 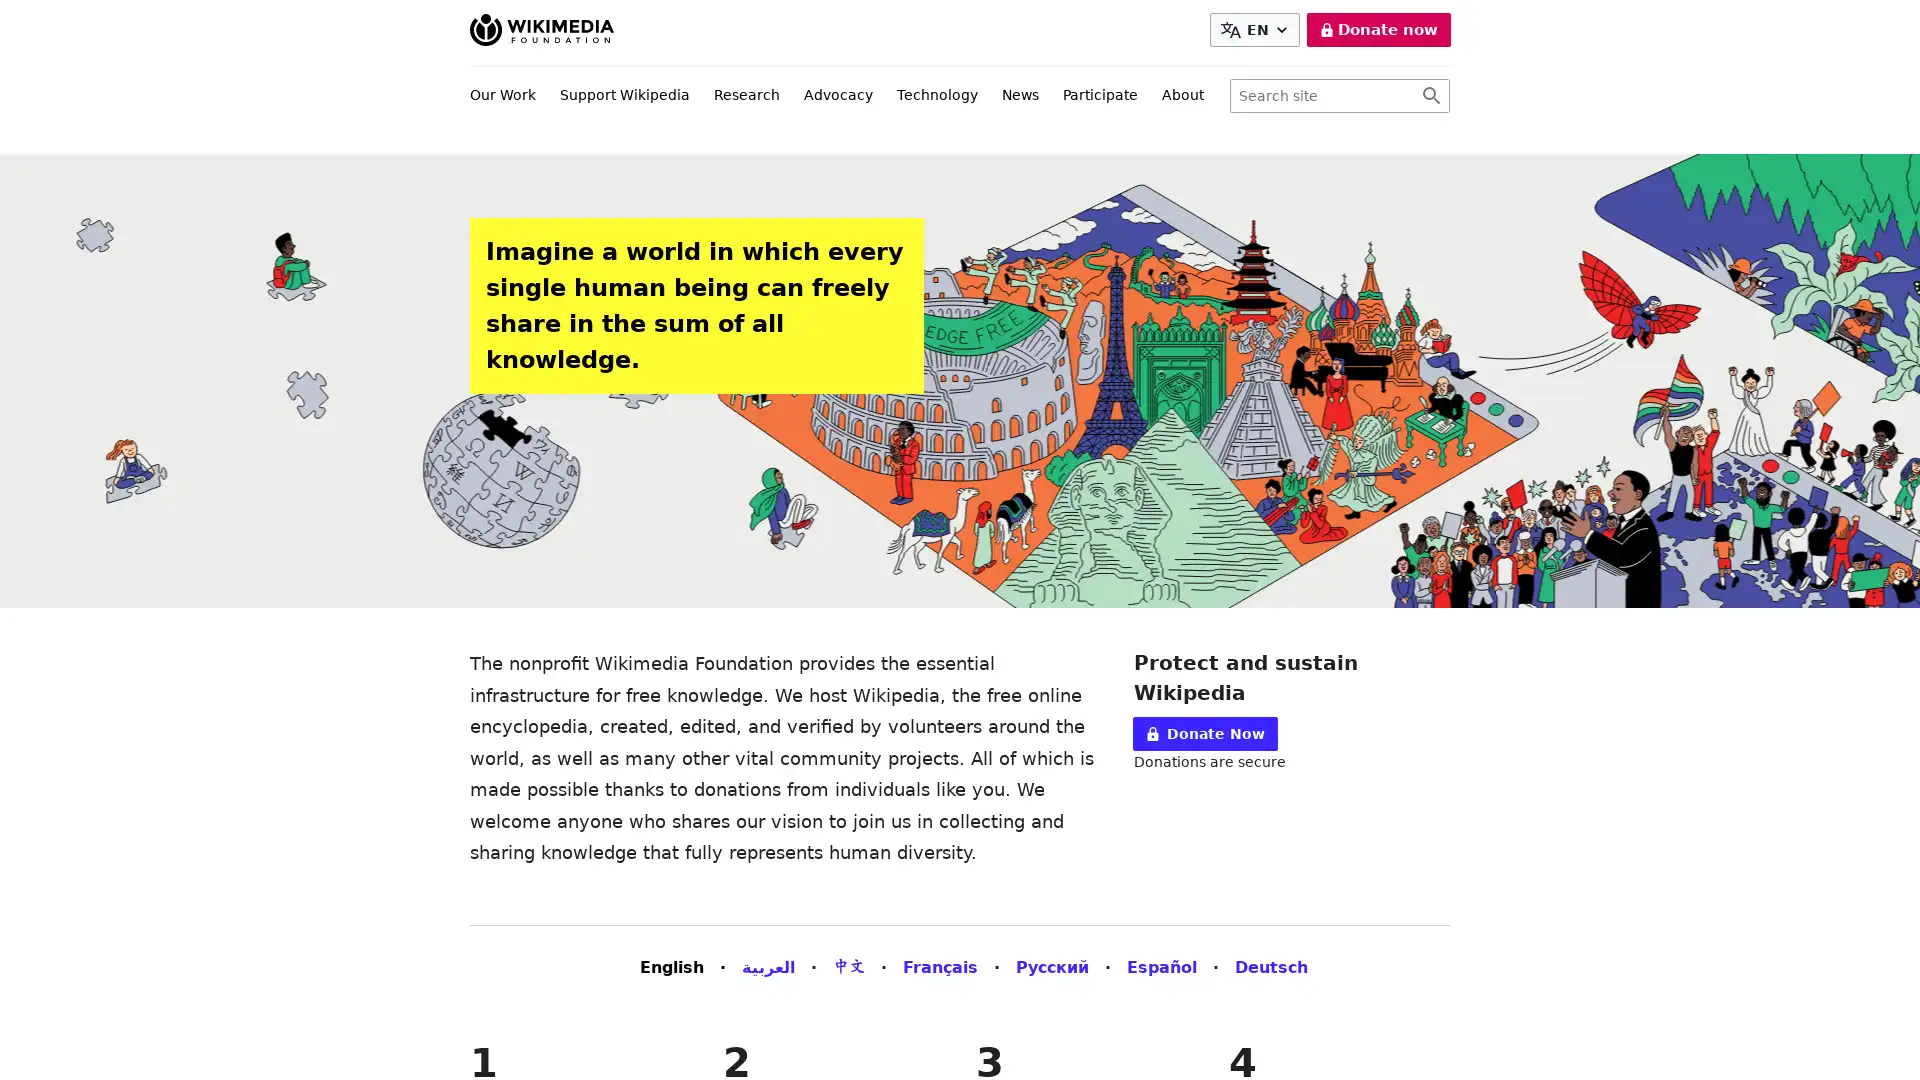 I want to click on Search, so click(x=1430, y=96).